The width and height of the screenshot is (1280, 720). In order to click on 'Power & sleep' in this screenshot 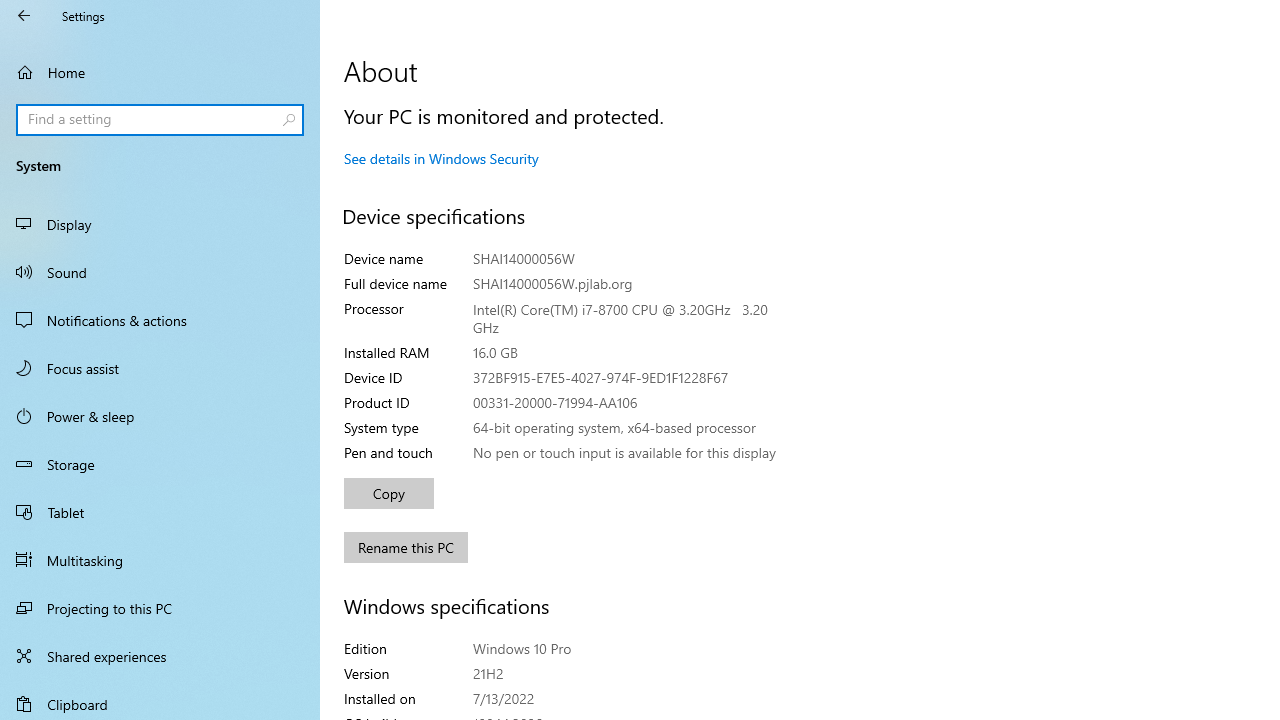, I will do `click(160, 414)`.